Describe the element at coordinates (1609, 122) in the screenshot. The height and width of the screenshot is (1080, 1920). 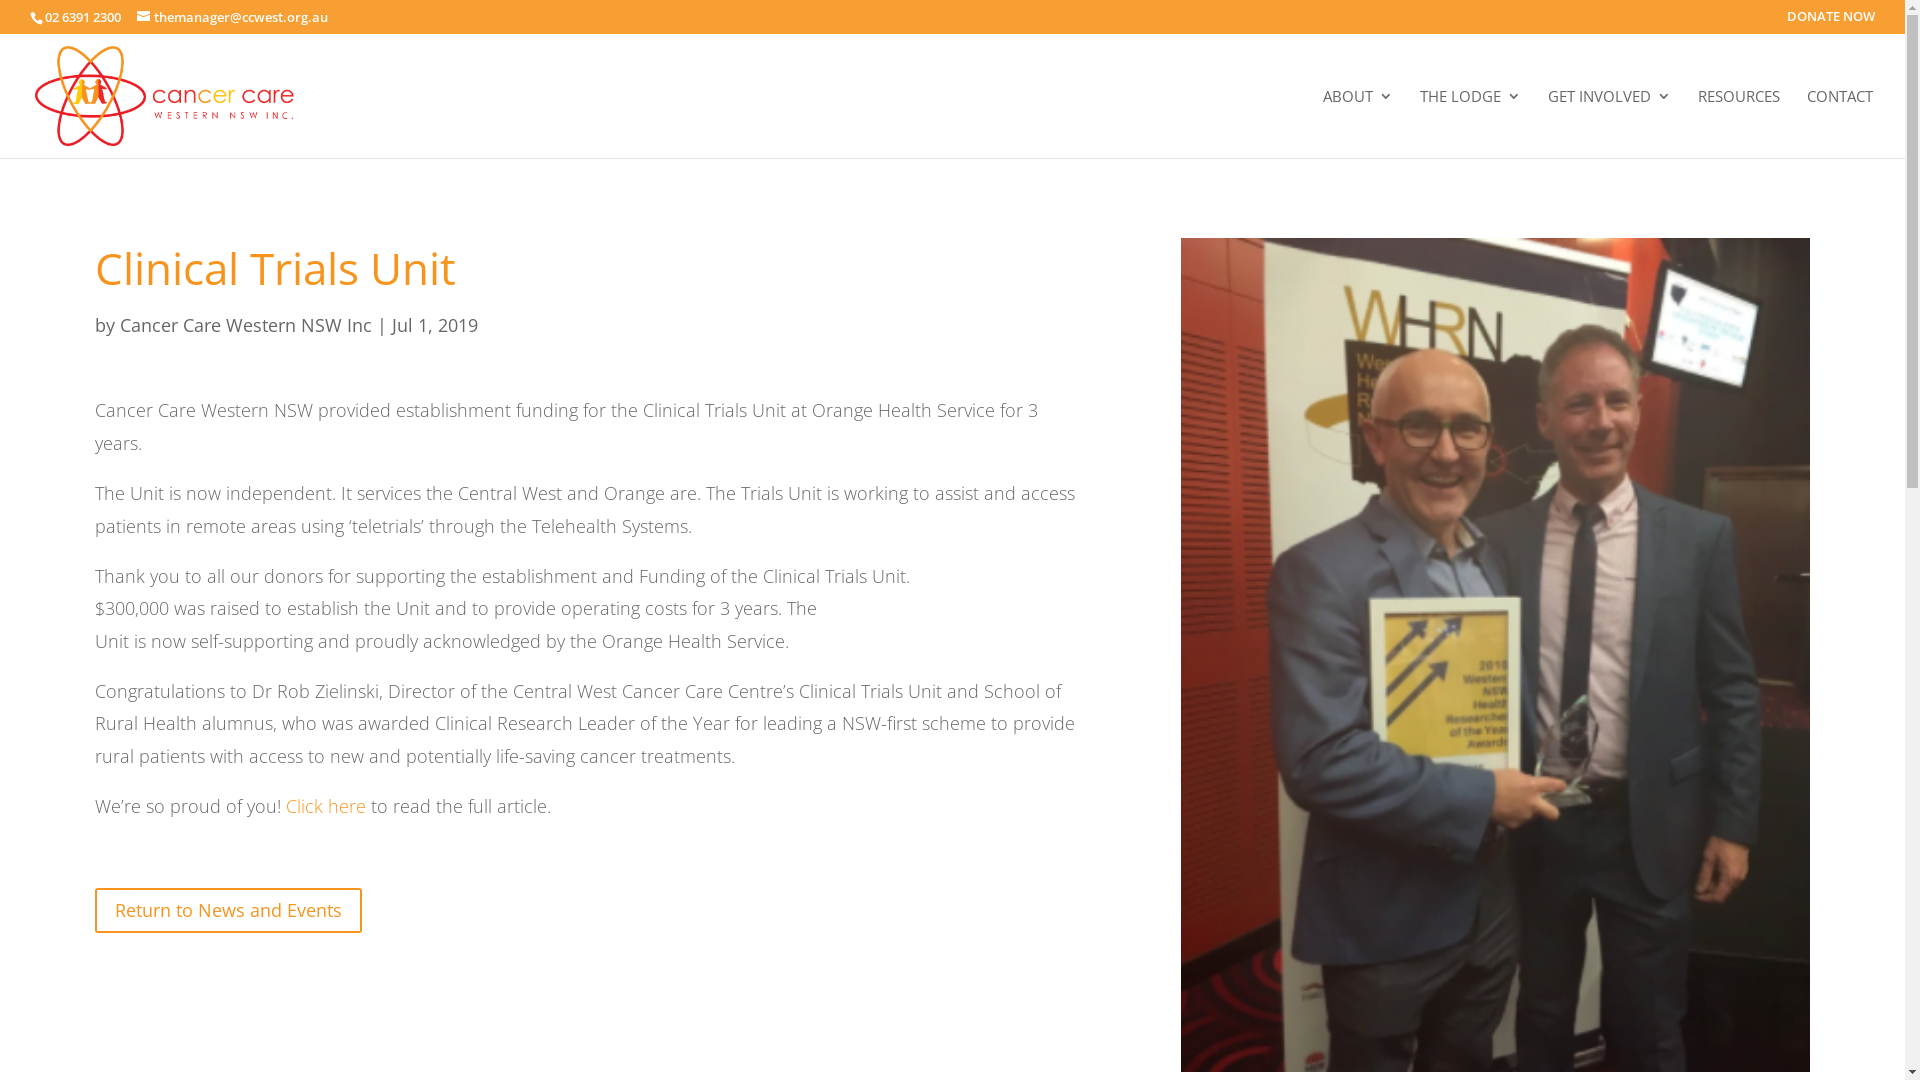
I see `'GET INVOLVED'` at that location.